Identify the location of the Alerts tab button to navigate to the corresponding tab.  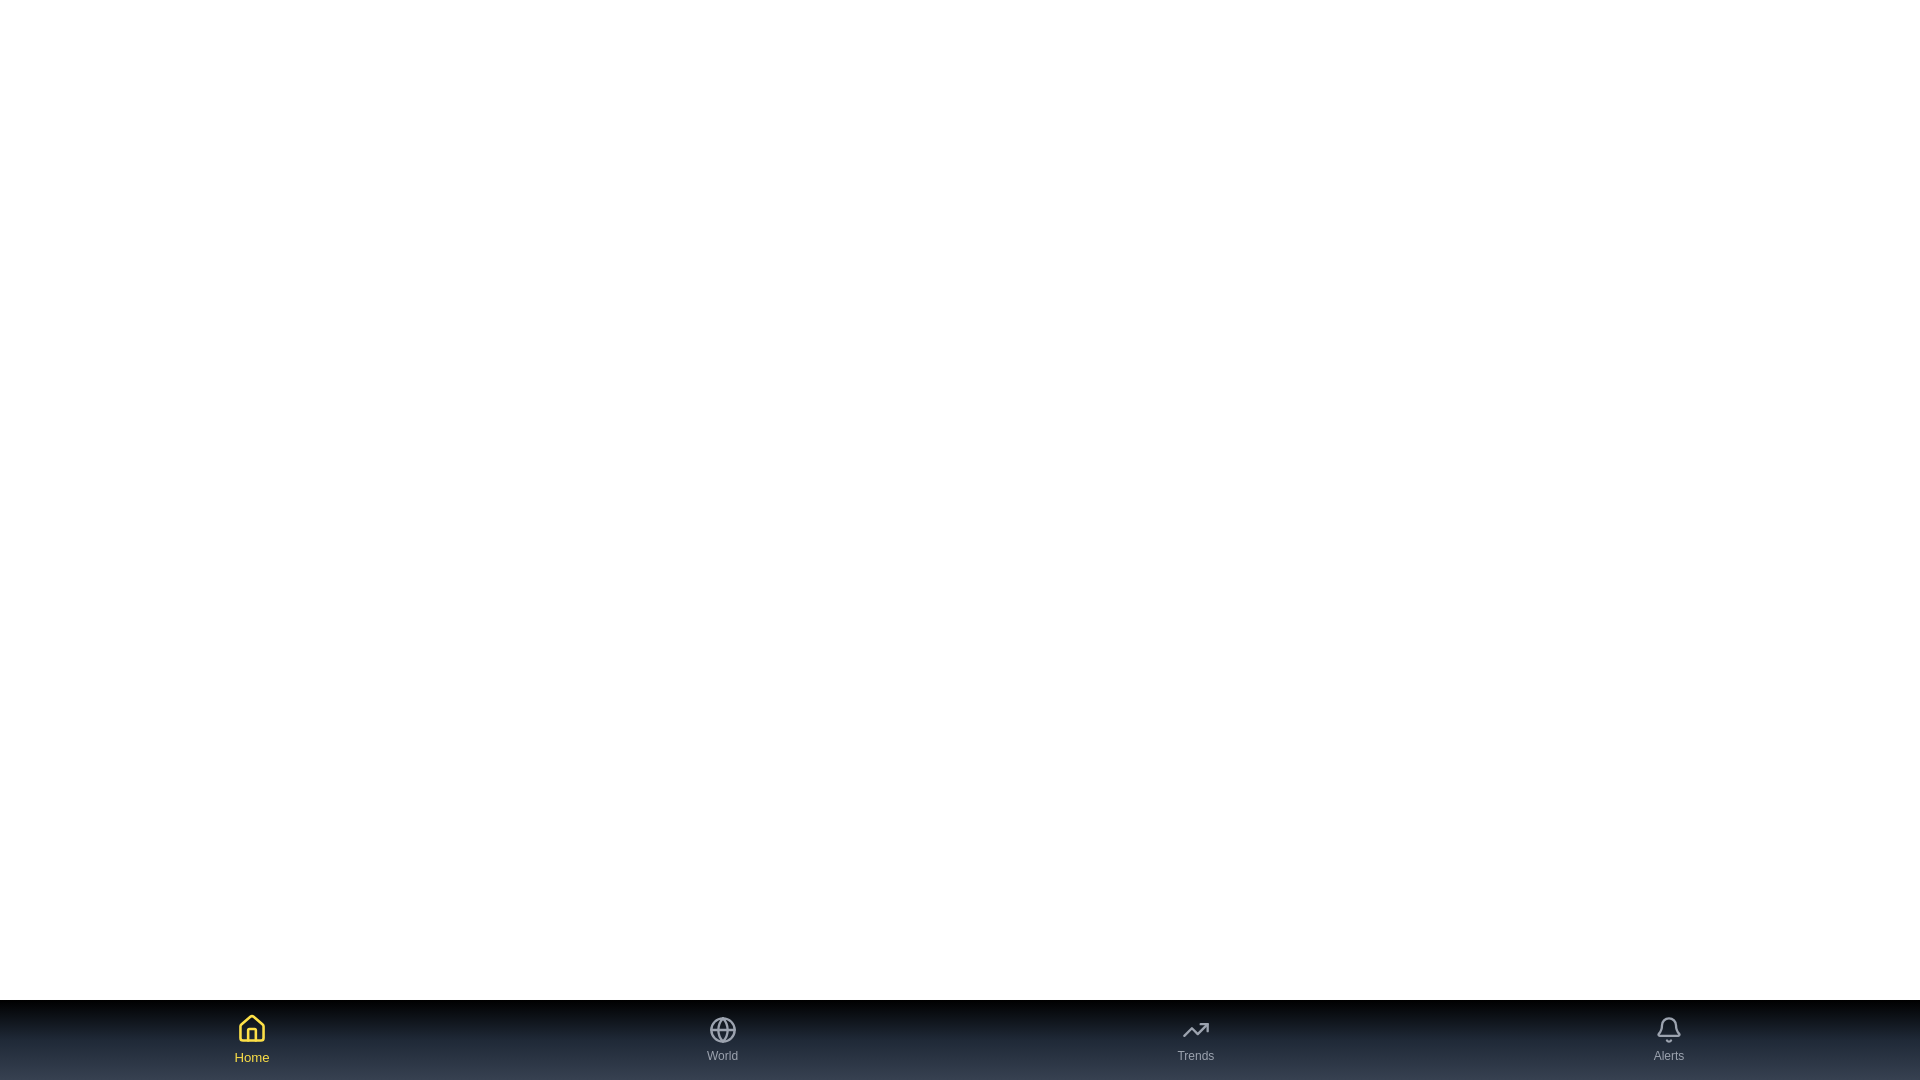
(1668, 1039).